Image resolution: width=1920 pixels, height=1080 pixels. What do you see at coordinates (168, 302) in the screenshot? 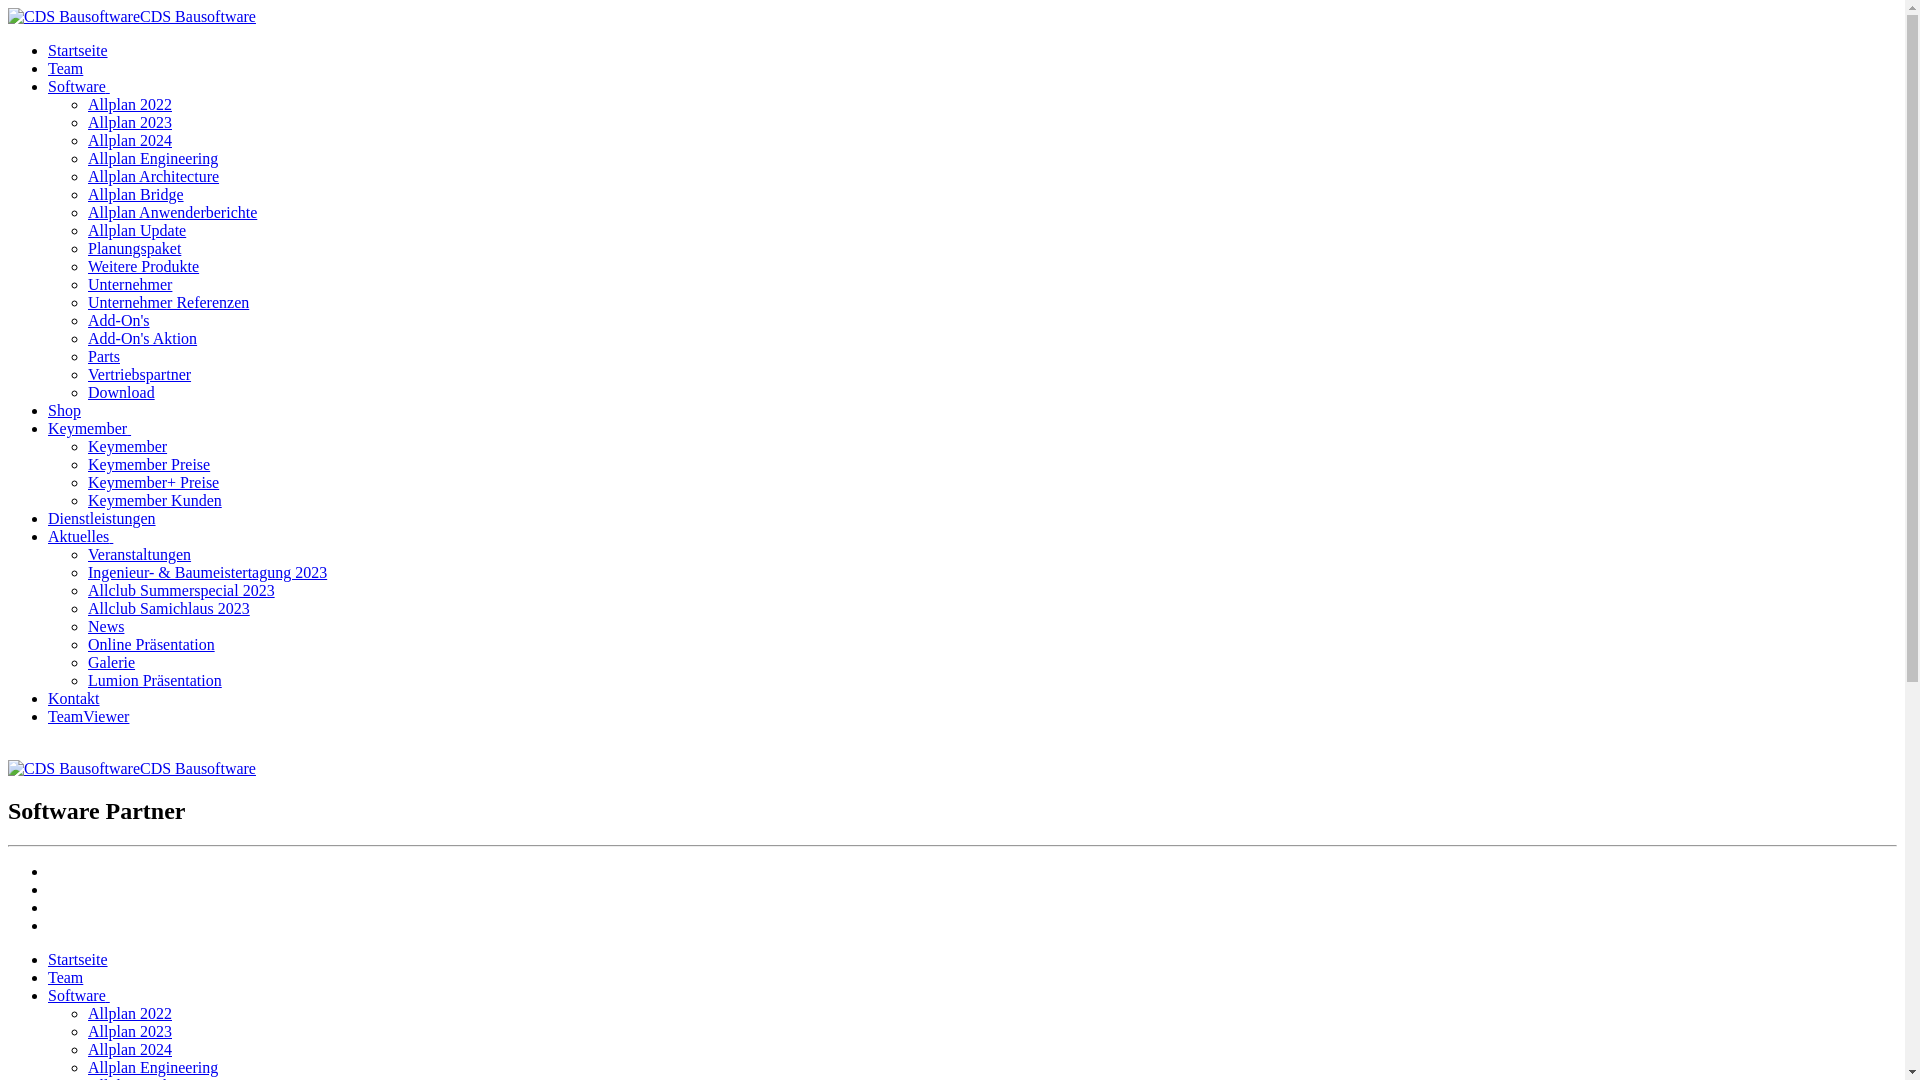
I see `'Unternehmer Referenzen'` at bounding box center [168, 302].